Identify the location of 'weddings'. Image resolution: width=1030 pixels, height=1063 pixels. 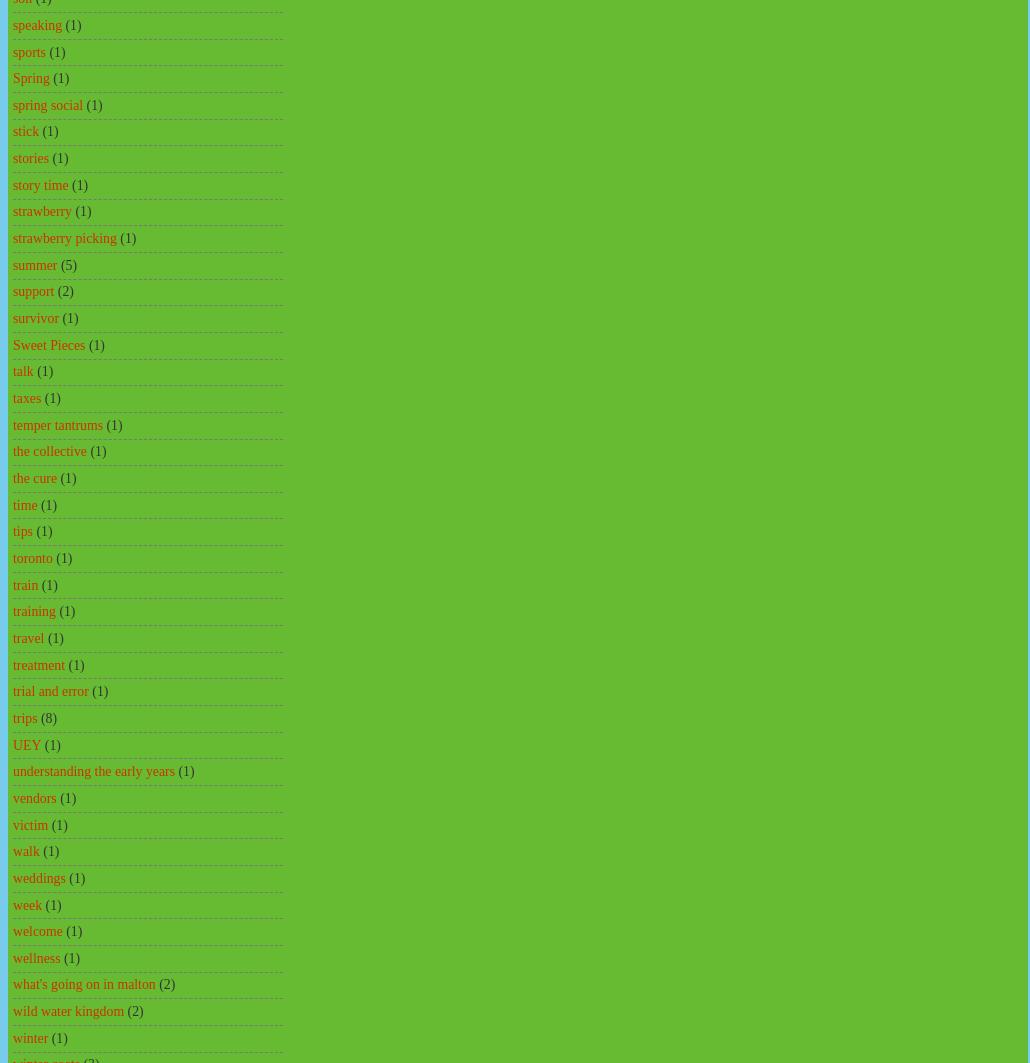
(39, 876).